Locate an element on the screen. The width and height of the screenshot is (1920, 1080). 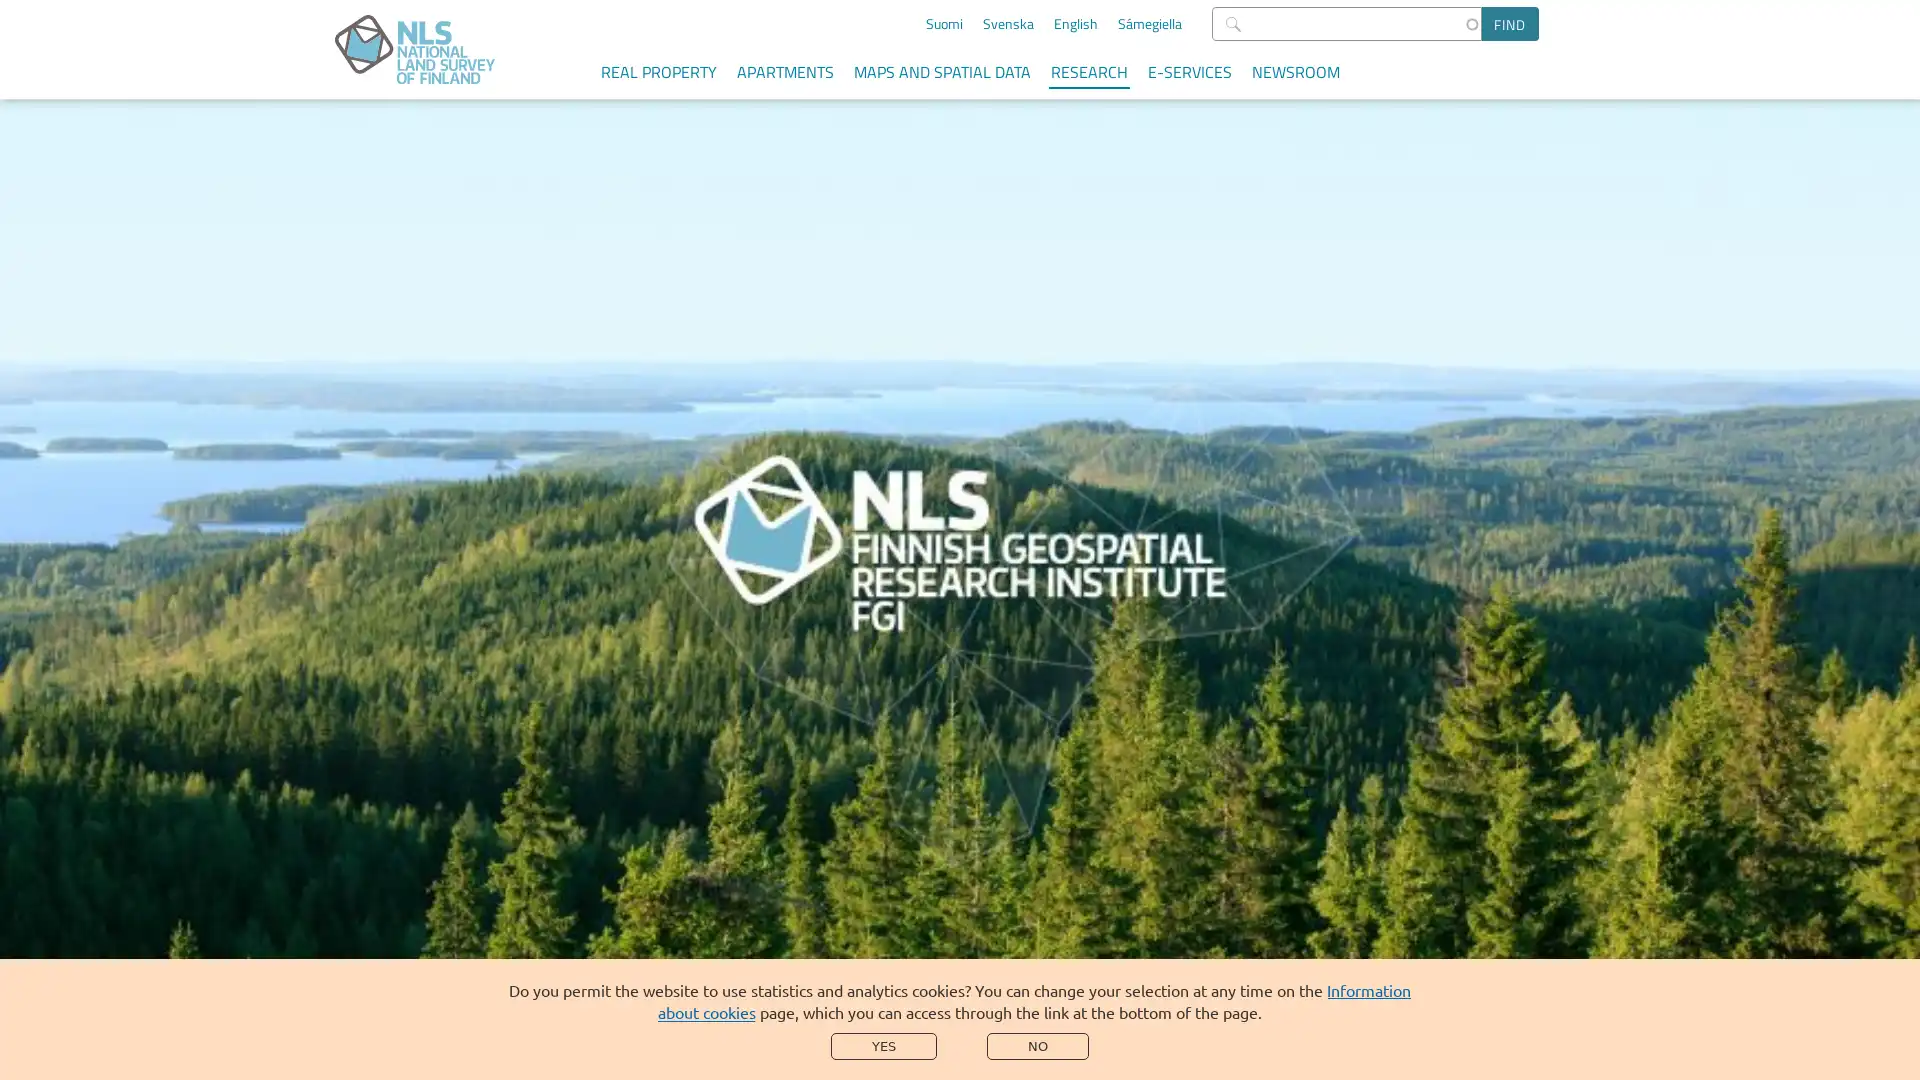
Find is located at coordinates (1510, 23).